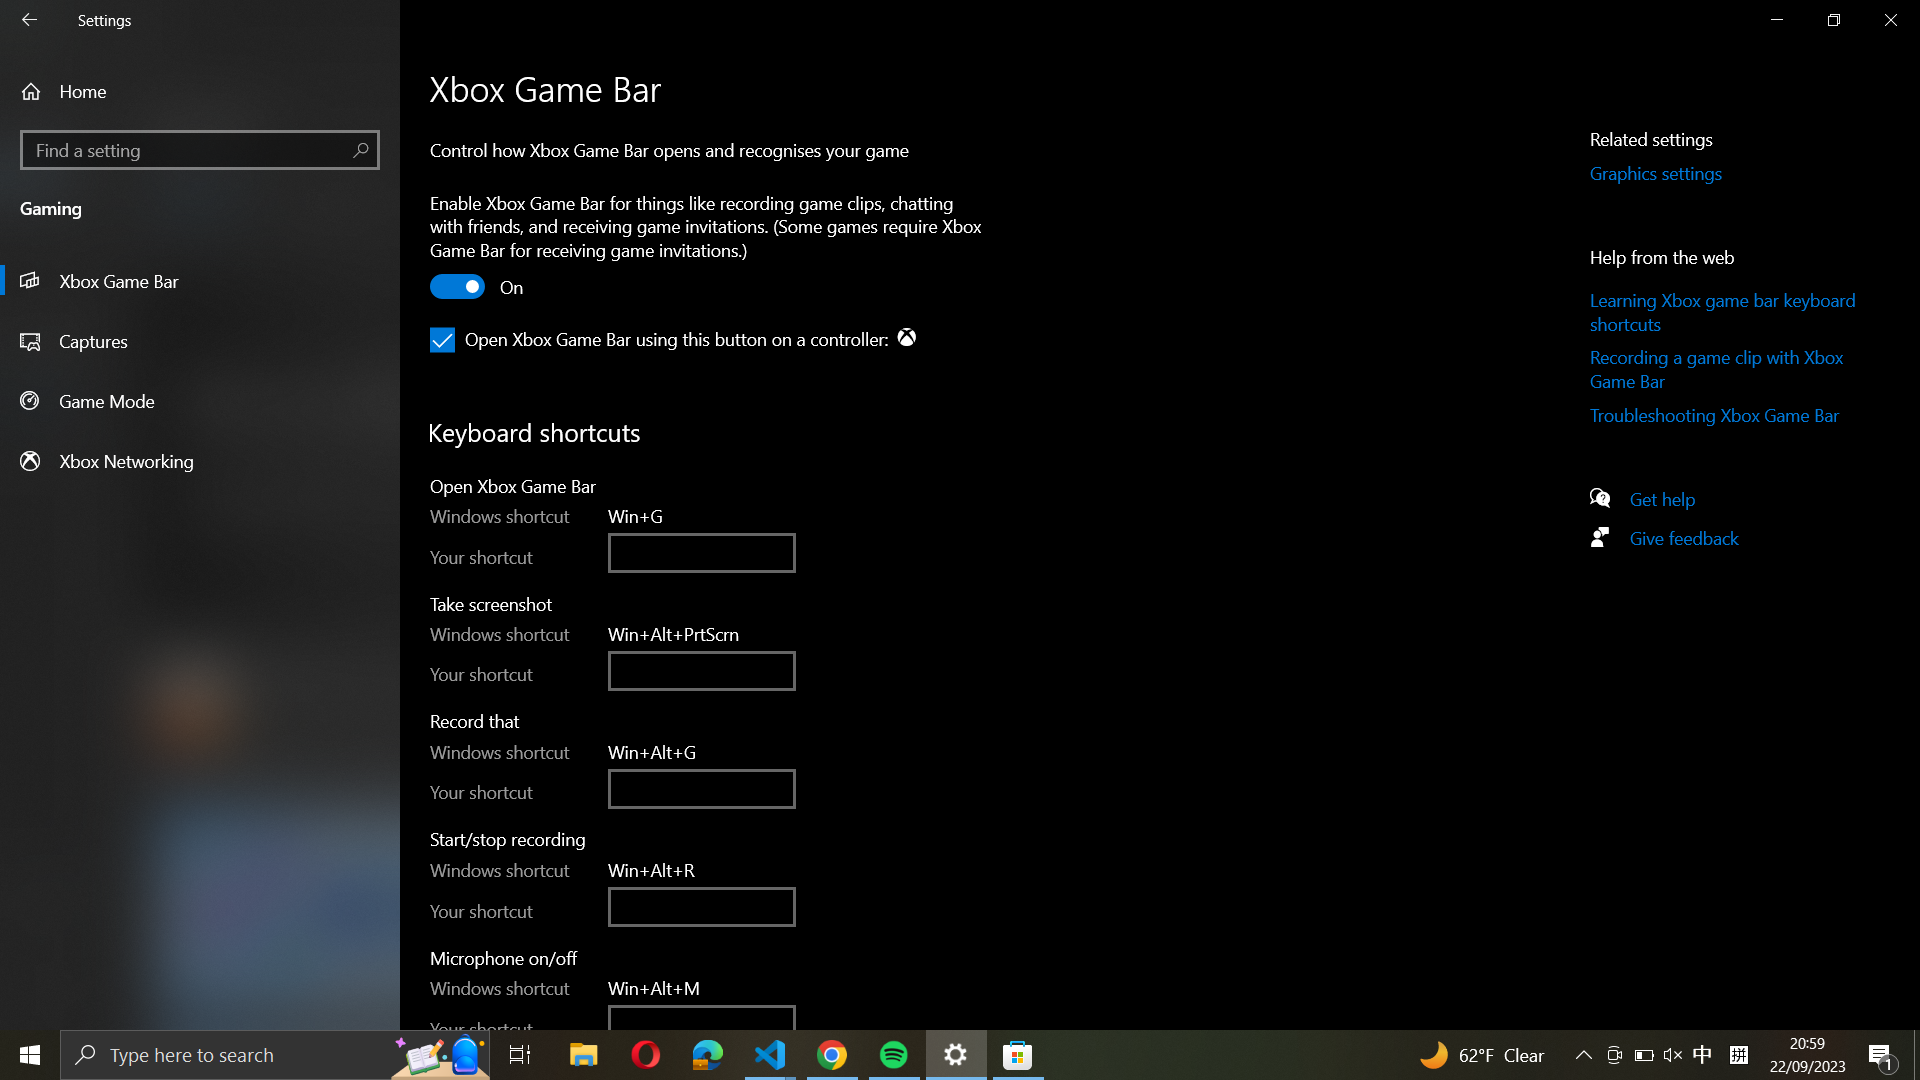 The height and width of the screenshot is (1080, 1920). I want to click on the page for submitting your opinions, so click(1672, 542).